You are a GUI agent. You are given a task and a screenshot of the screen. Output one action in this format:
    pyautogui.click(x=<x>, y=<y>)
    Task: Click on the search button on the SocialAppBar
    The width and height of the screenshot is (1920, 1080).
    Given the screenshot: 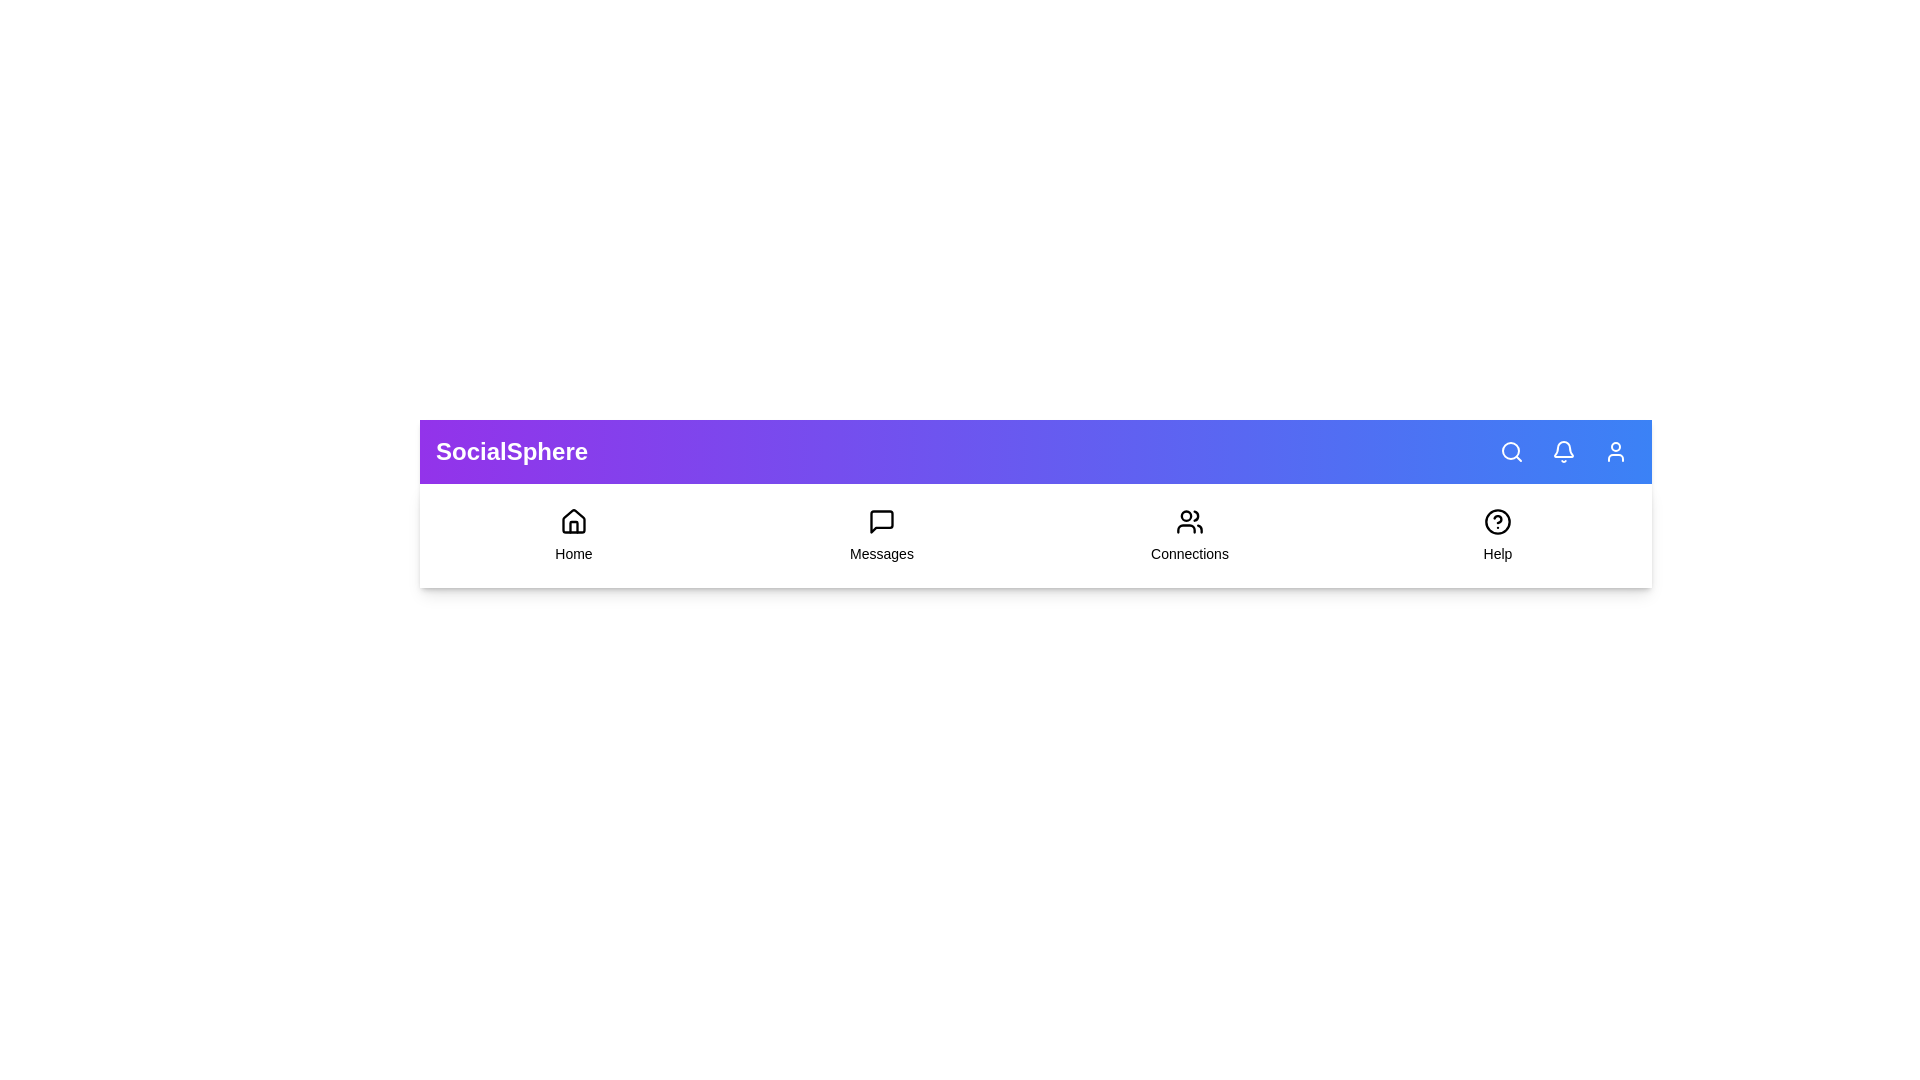 What is the action you would take?
    pyautogui.click(x=1512, y=451)
    